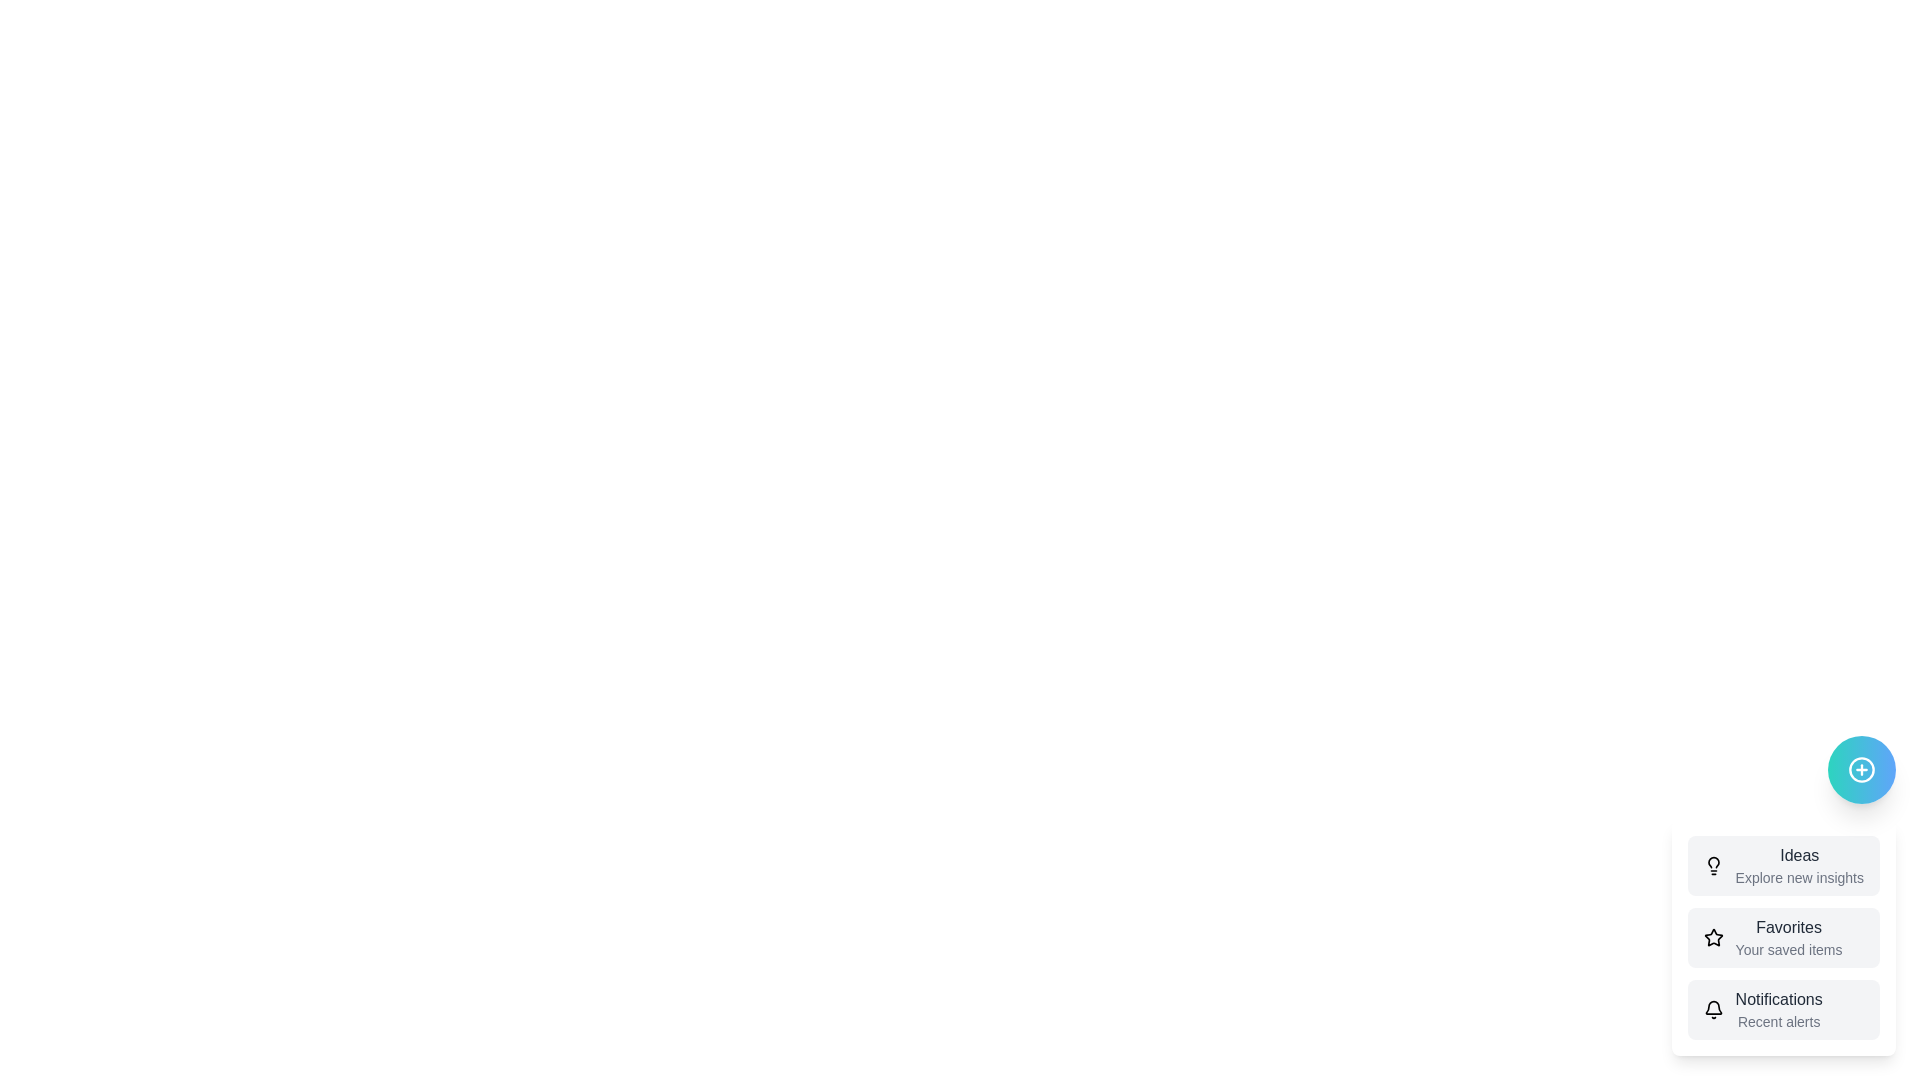  Describe the element at coordinates (1712, 1007) in the screenshot. I see `the bell notification icon, which is a minimalistic outline design located at the bottom right corner of the interface, next to the menu options 'Ideas', 'Favorites', and 'Notifications'` at that location.